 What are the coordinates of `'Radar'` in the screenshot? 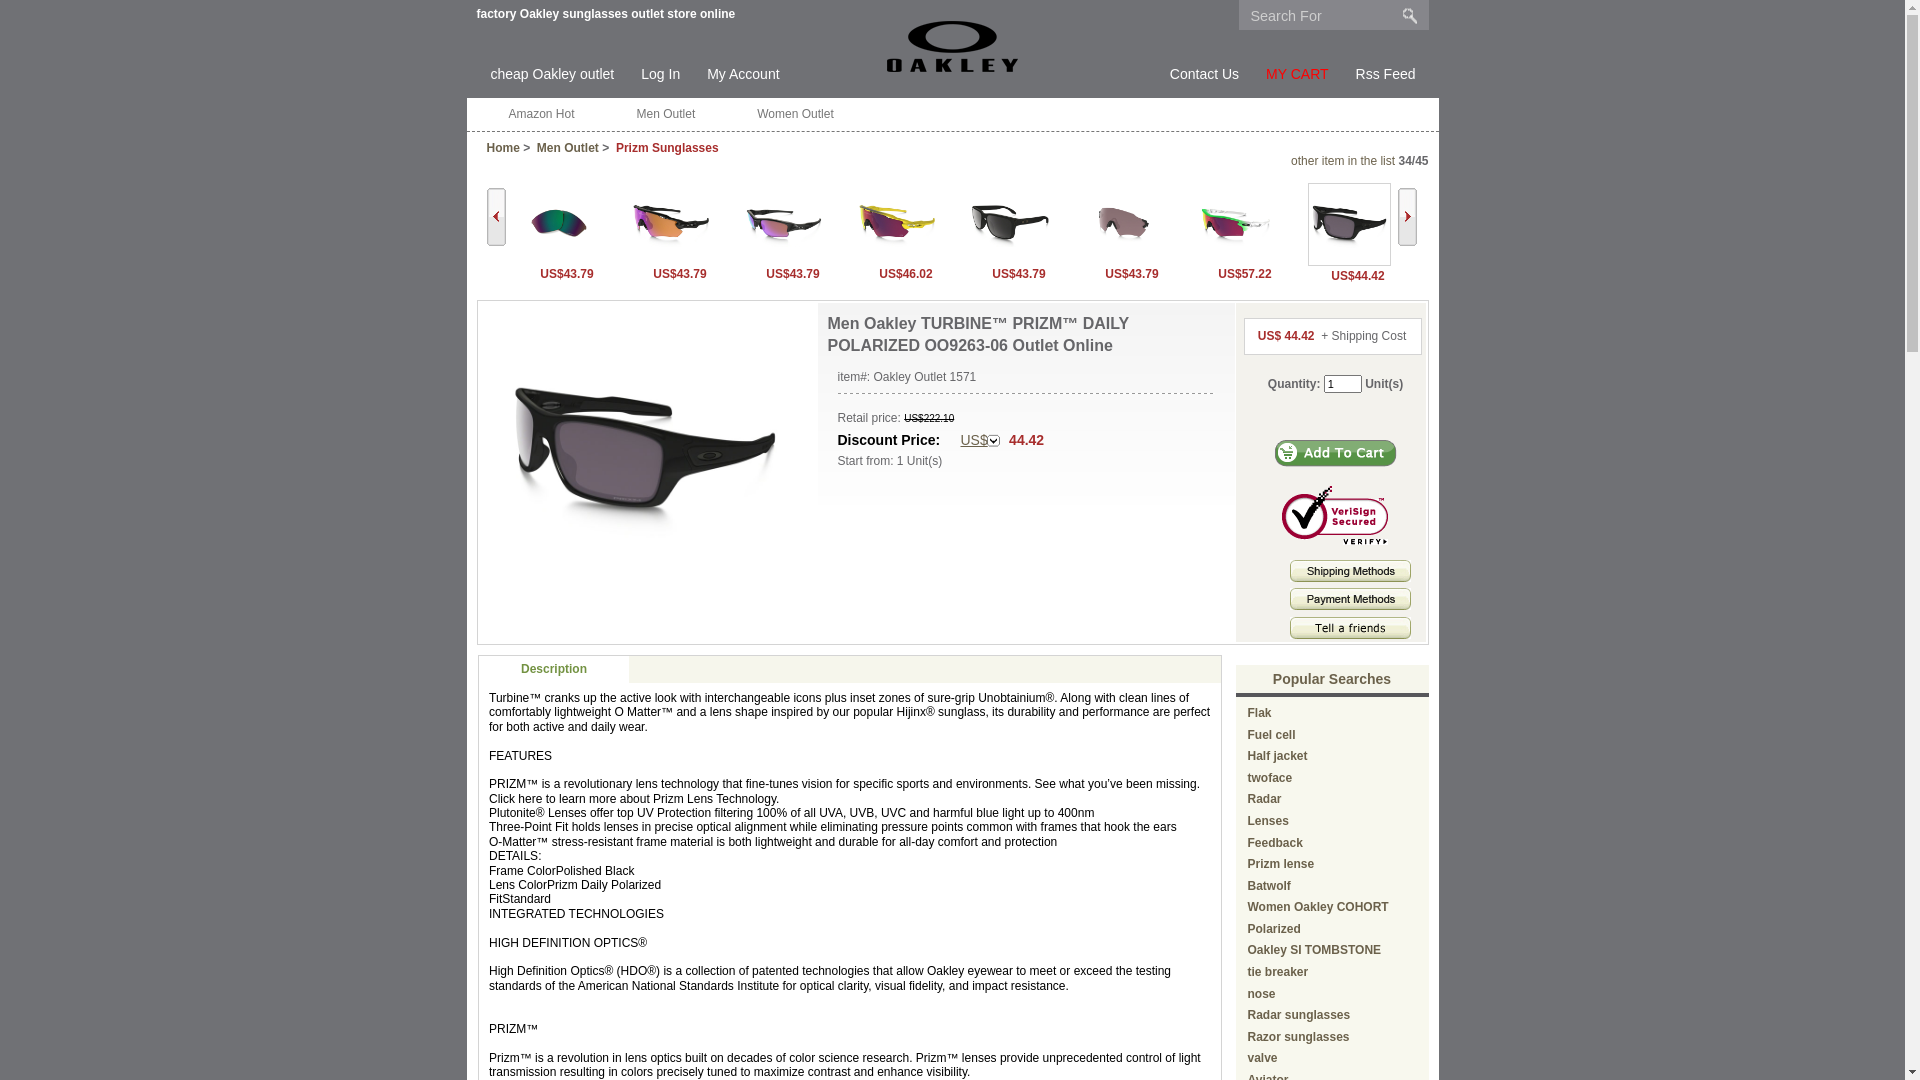 It's located at (1264, 797).